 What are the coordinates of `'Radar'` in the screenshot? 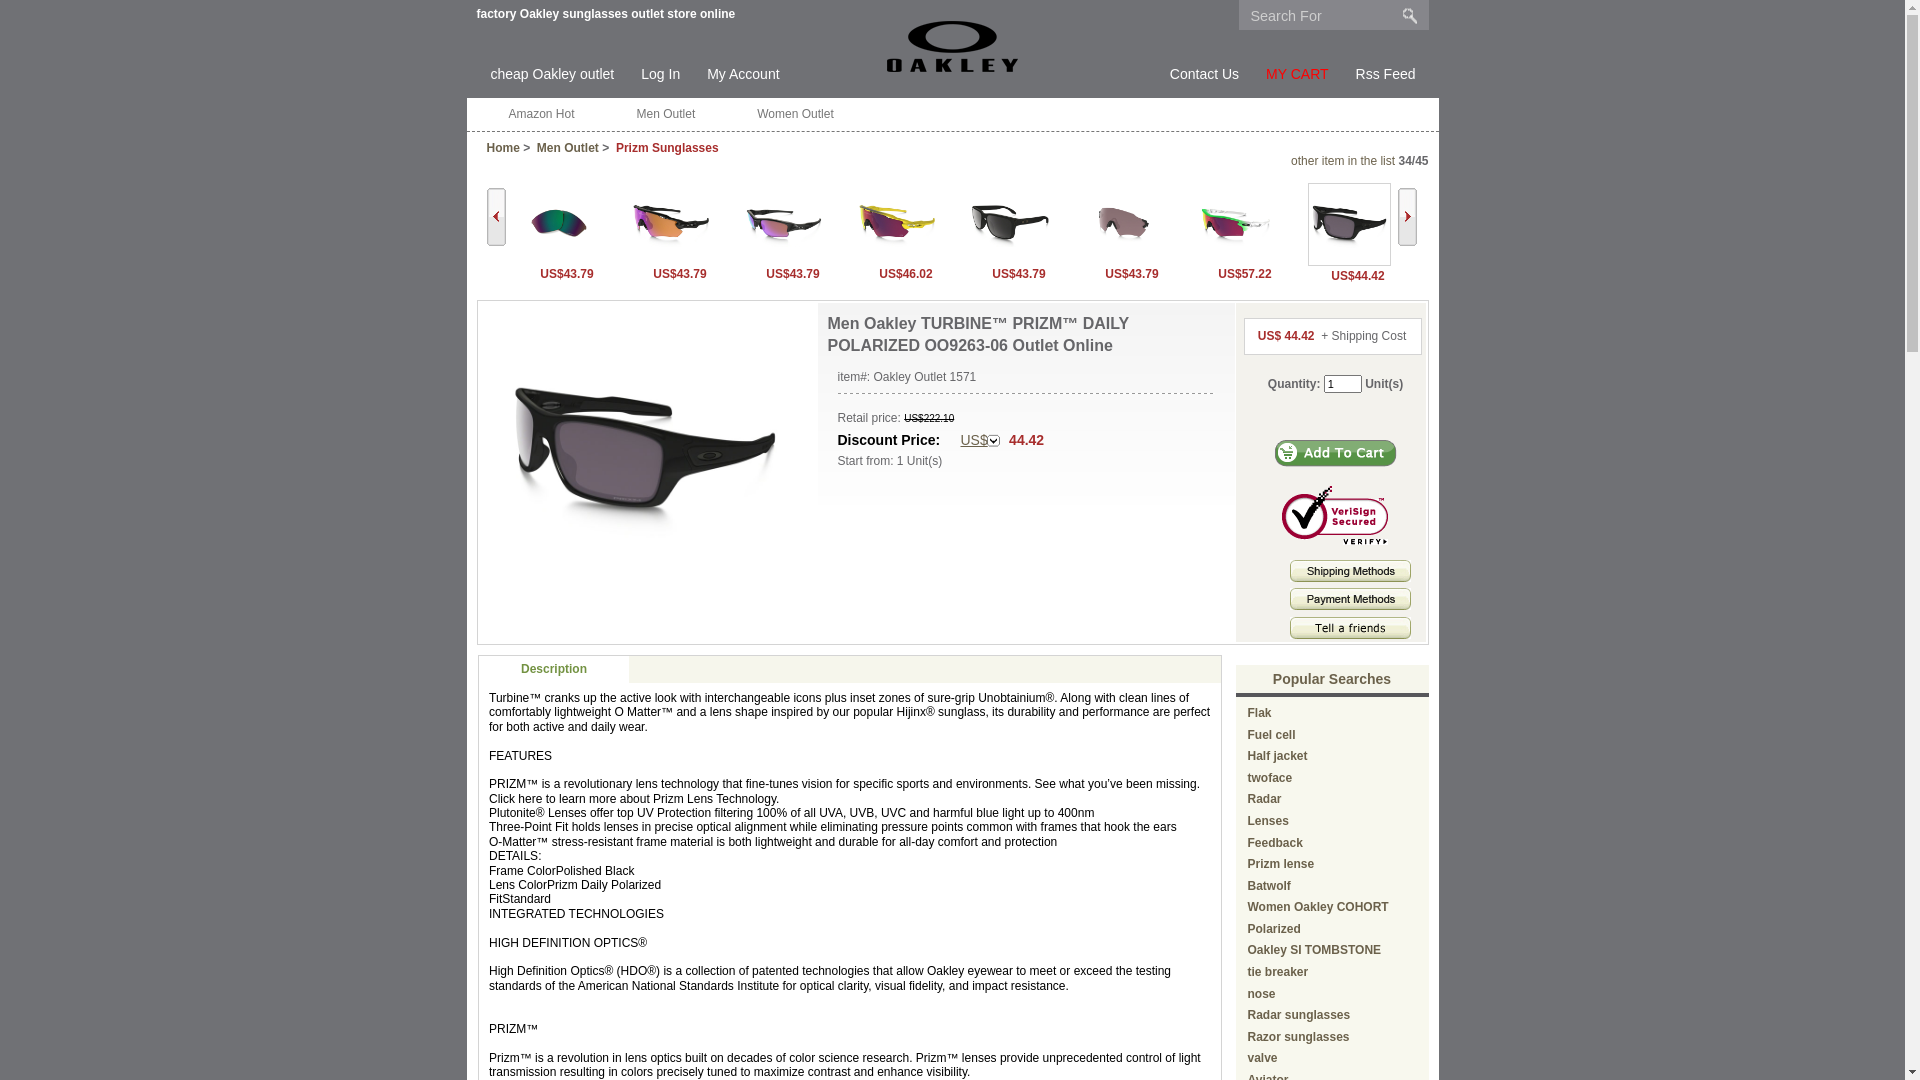 It's located at (1264, 797).